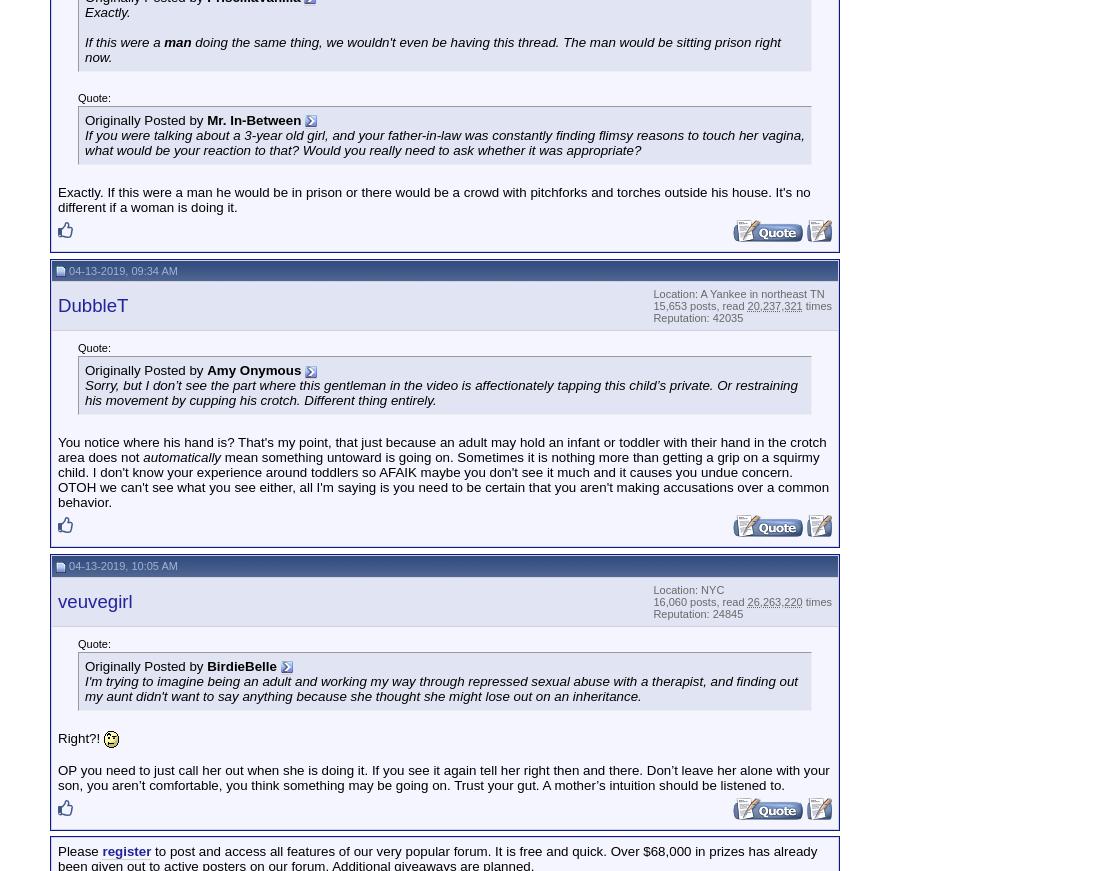 The image size is (1100, 871). I want to click on 'register', so click(126, 850).